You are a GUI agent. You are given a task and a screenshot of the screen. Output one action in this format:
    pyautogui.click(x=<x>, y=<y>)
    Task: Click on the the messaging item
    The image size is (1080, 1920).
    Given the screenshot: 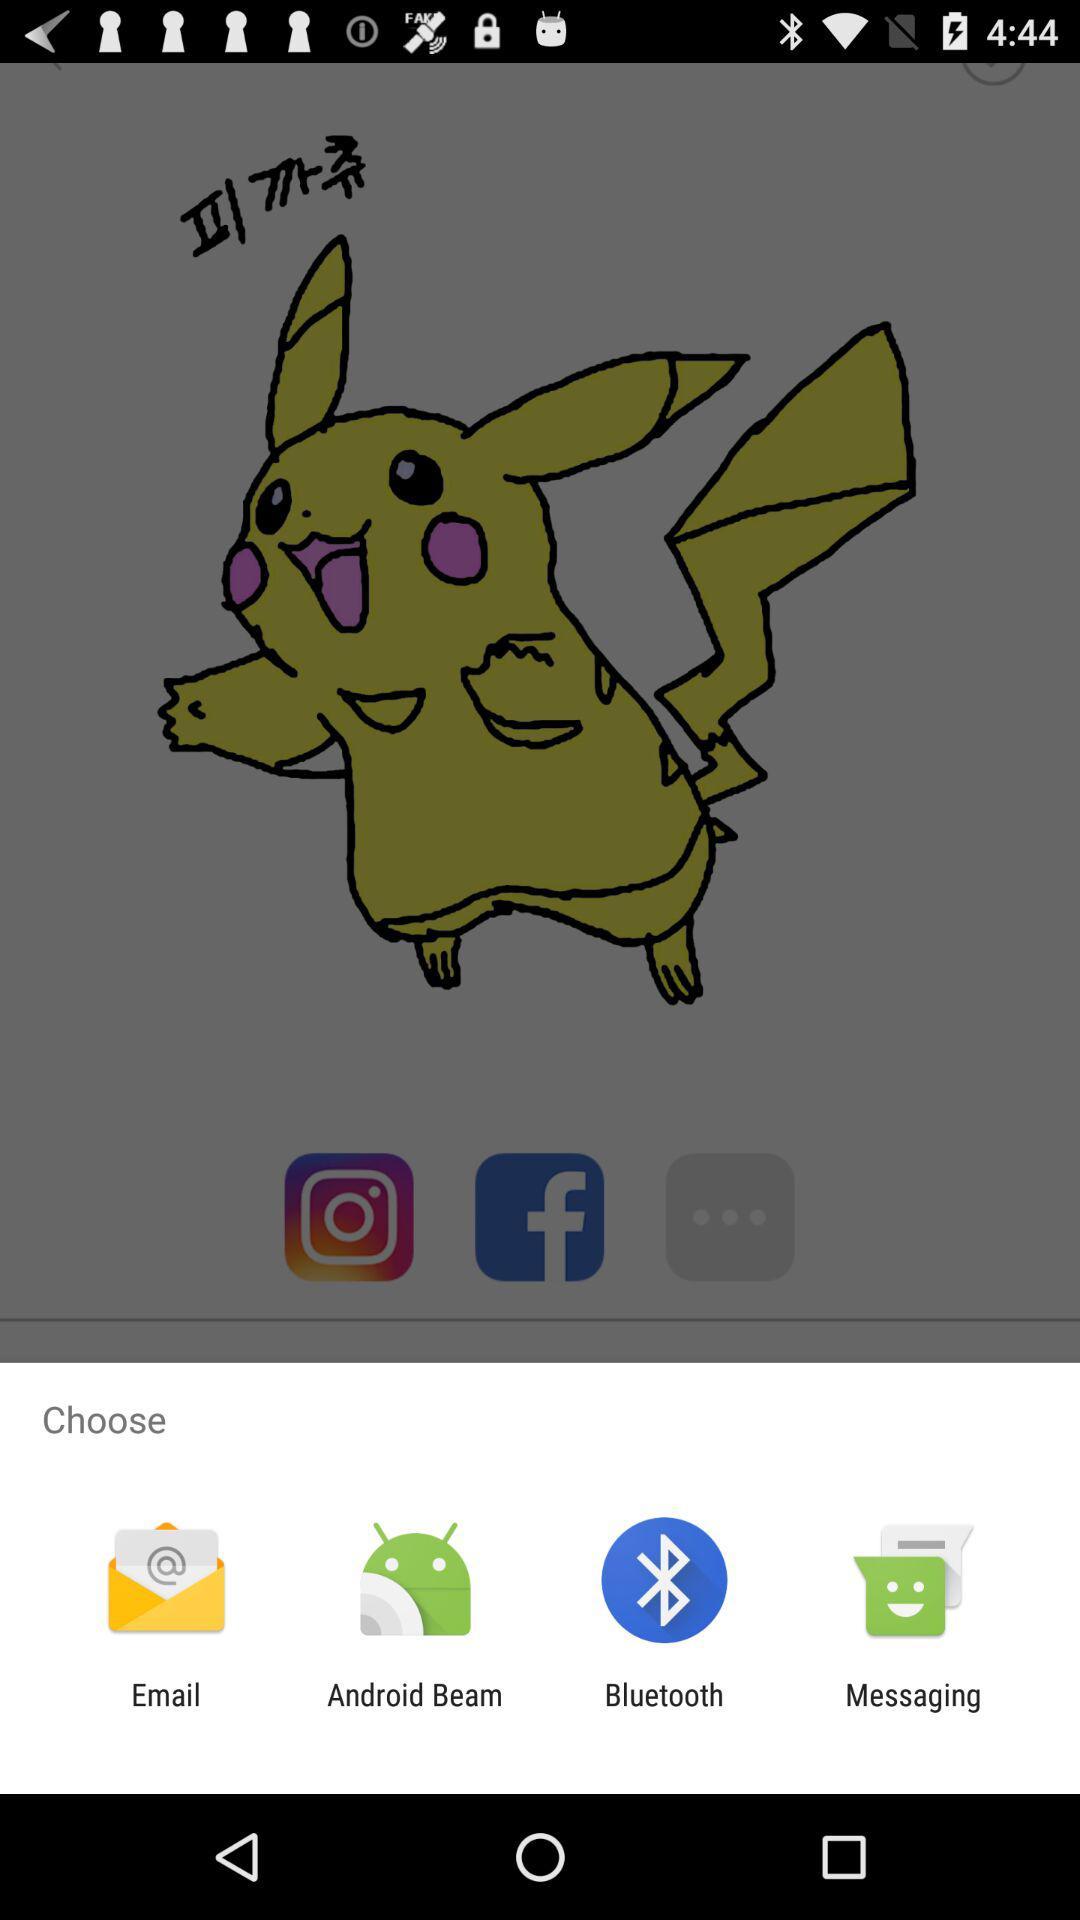 What is the action you would take?
    pyautogui.click(x=913, y=1711)
    